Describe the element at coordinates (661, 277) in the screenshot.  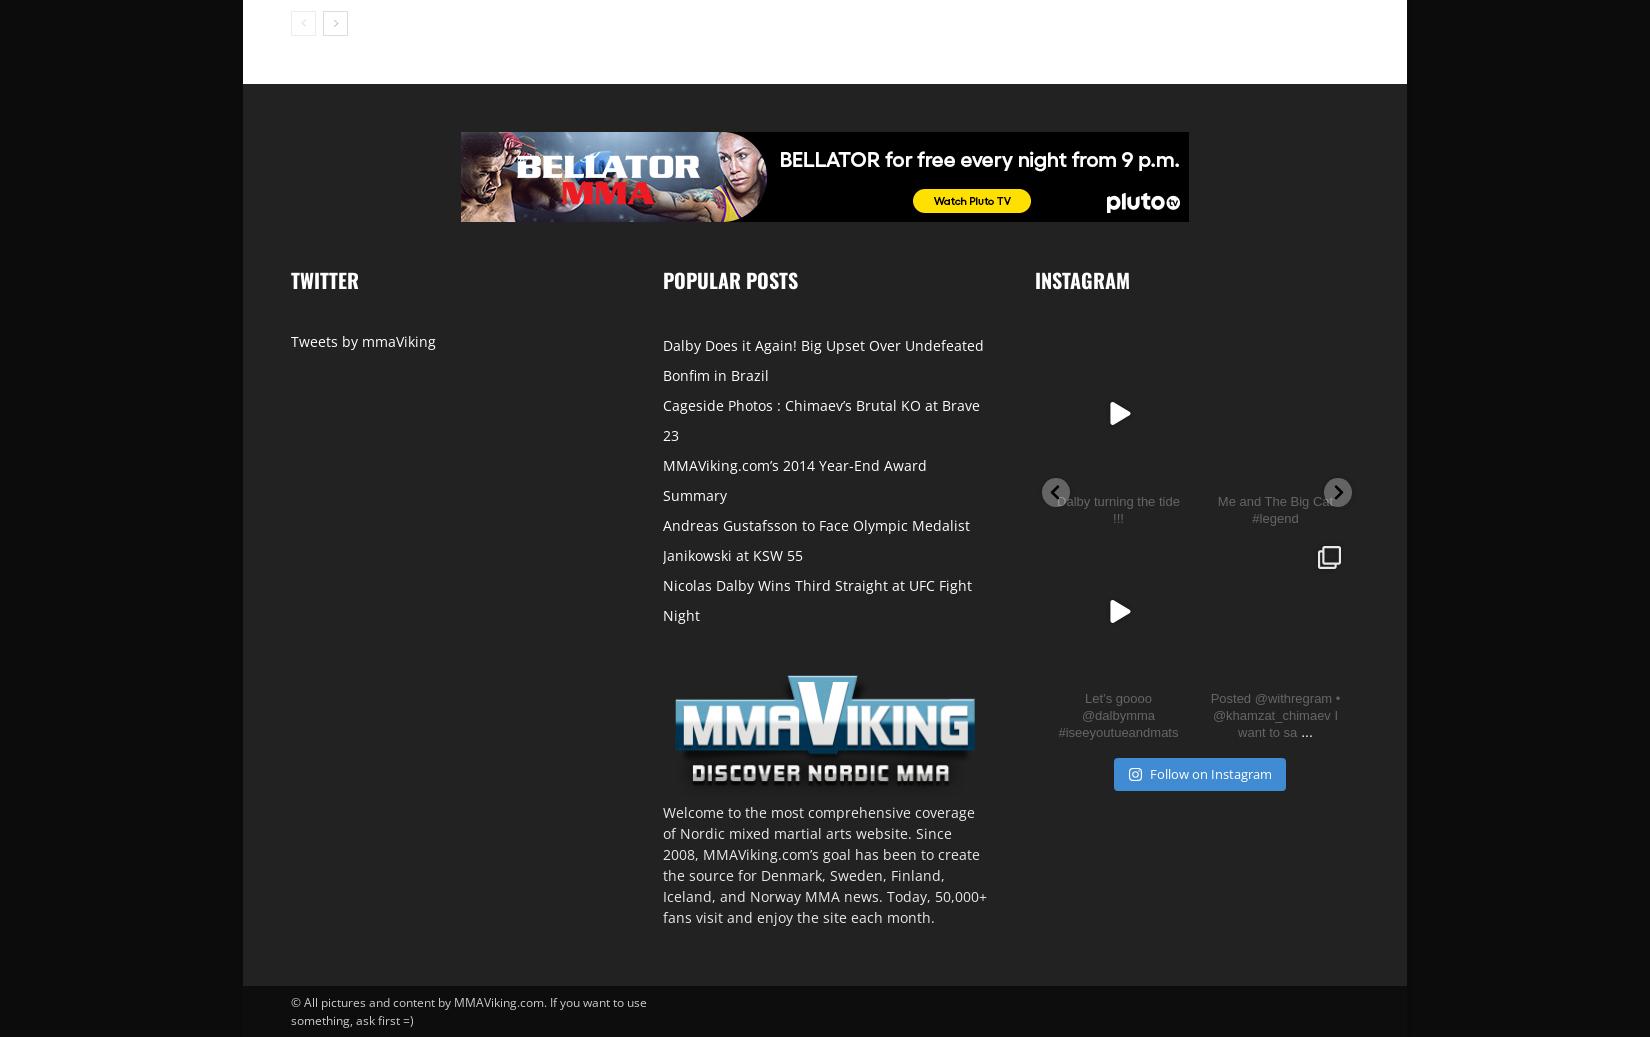
I see `'Popular posts'` at that location.